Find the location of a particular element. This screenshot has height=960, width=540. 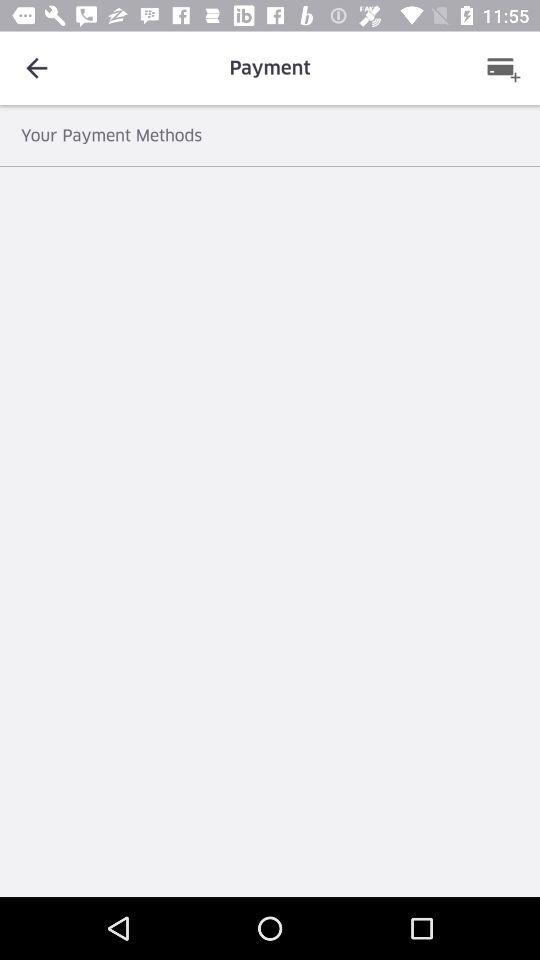

item to the left of the payment icon is located at coordinates (36, 68).